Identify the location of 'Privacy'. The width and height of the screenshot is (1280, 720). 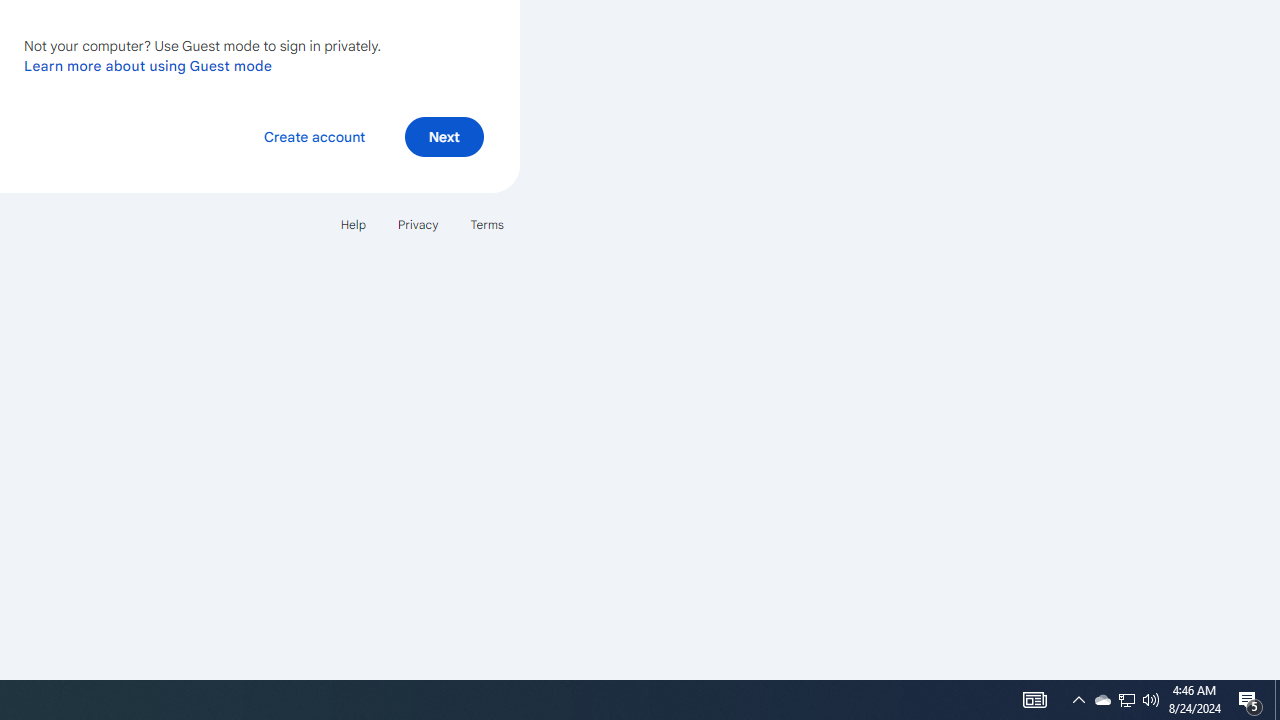
(416, 224).